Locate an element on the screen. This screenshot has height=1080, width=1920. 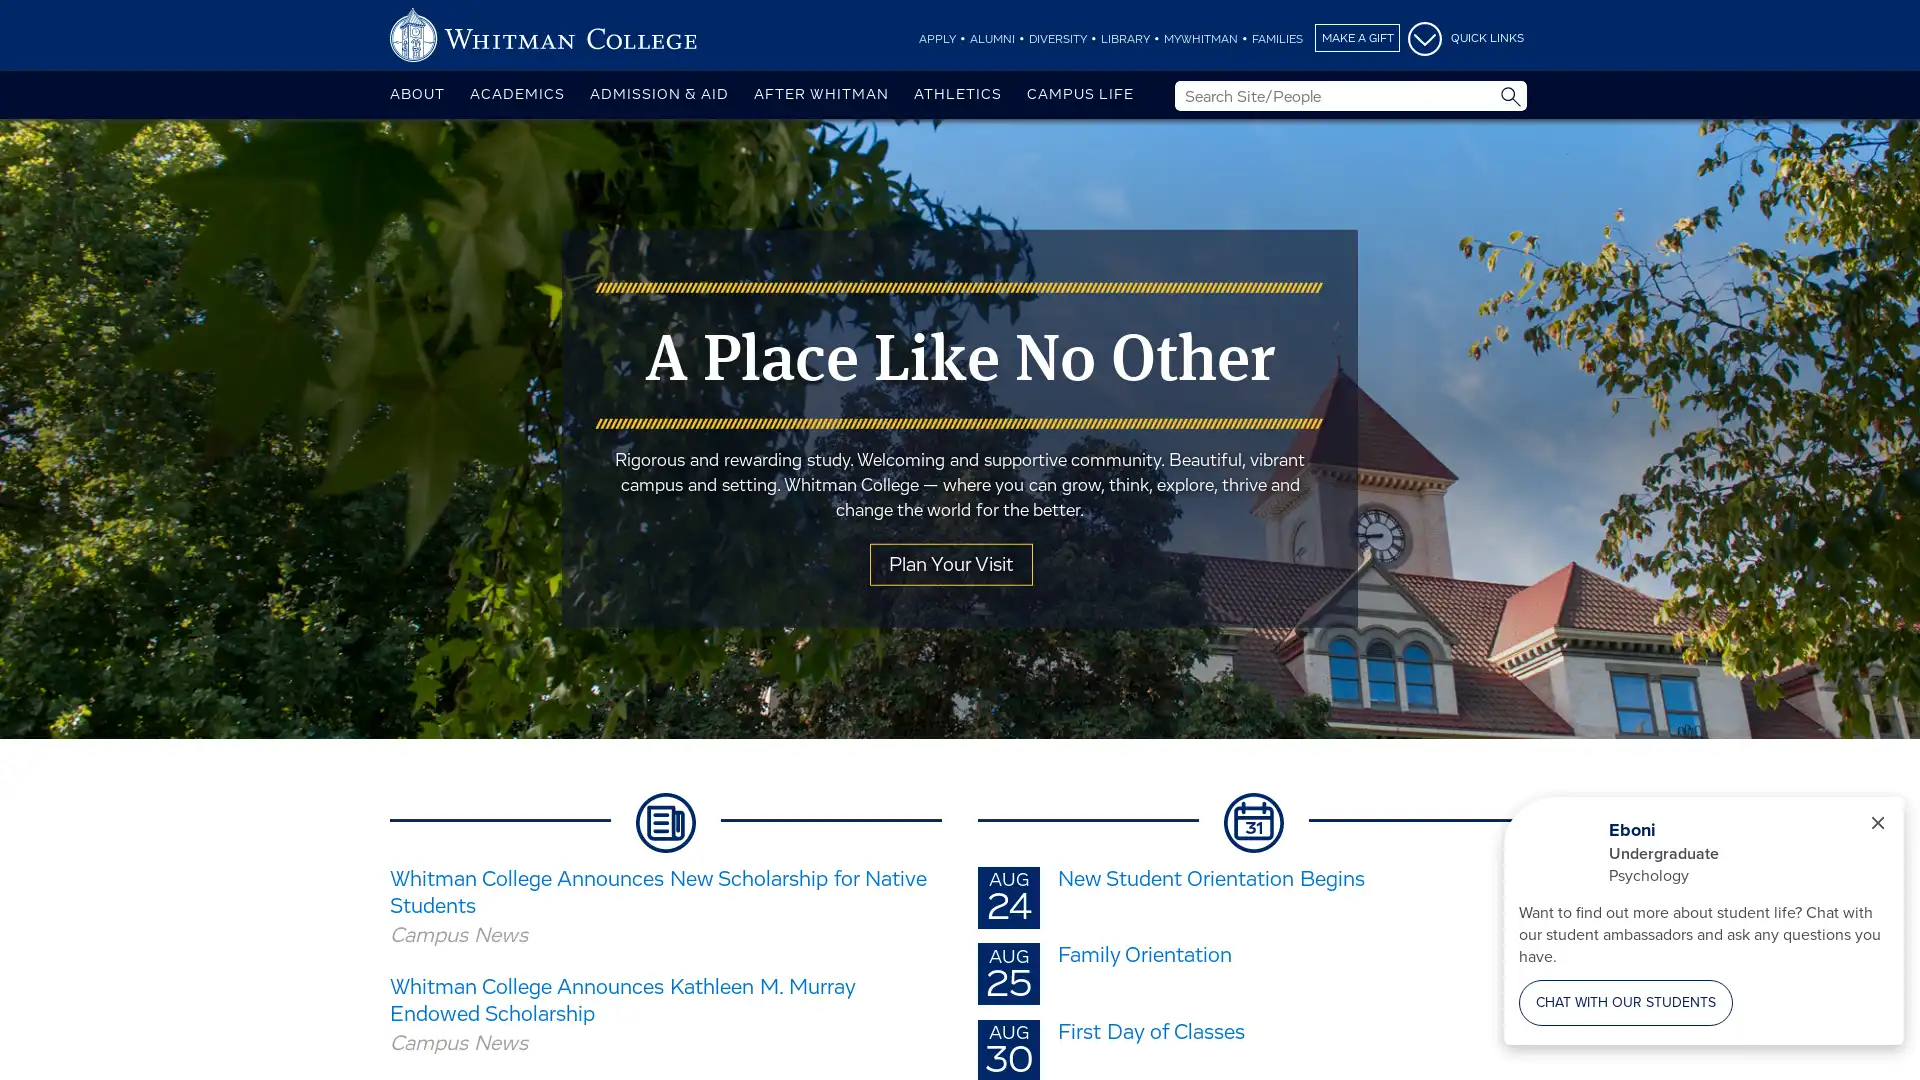
Site is located at coordinates (1521, 95).